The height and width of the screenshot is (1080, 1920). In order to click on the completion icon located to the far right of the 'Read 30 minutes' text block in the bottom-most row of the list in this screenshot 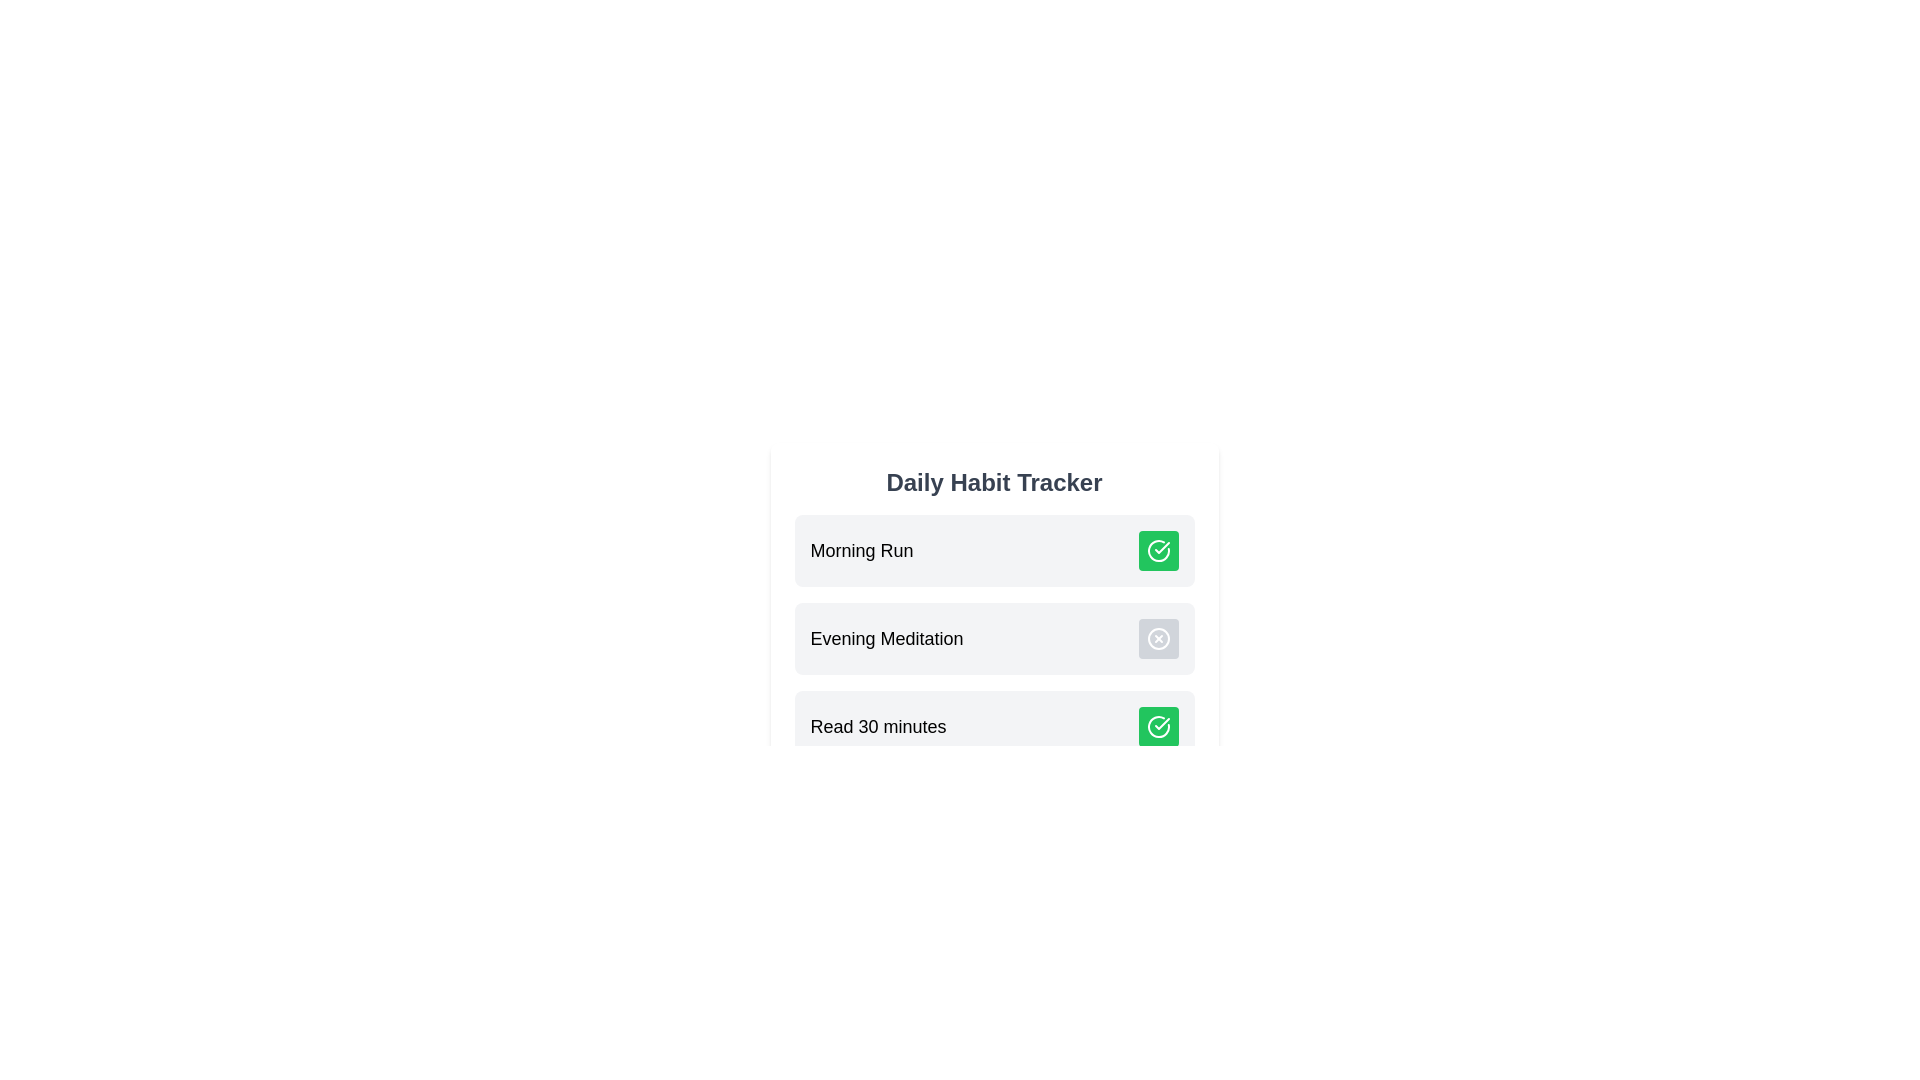, I will do `click(1158, 726)`.